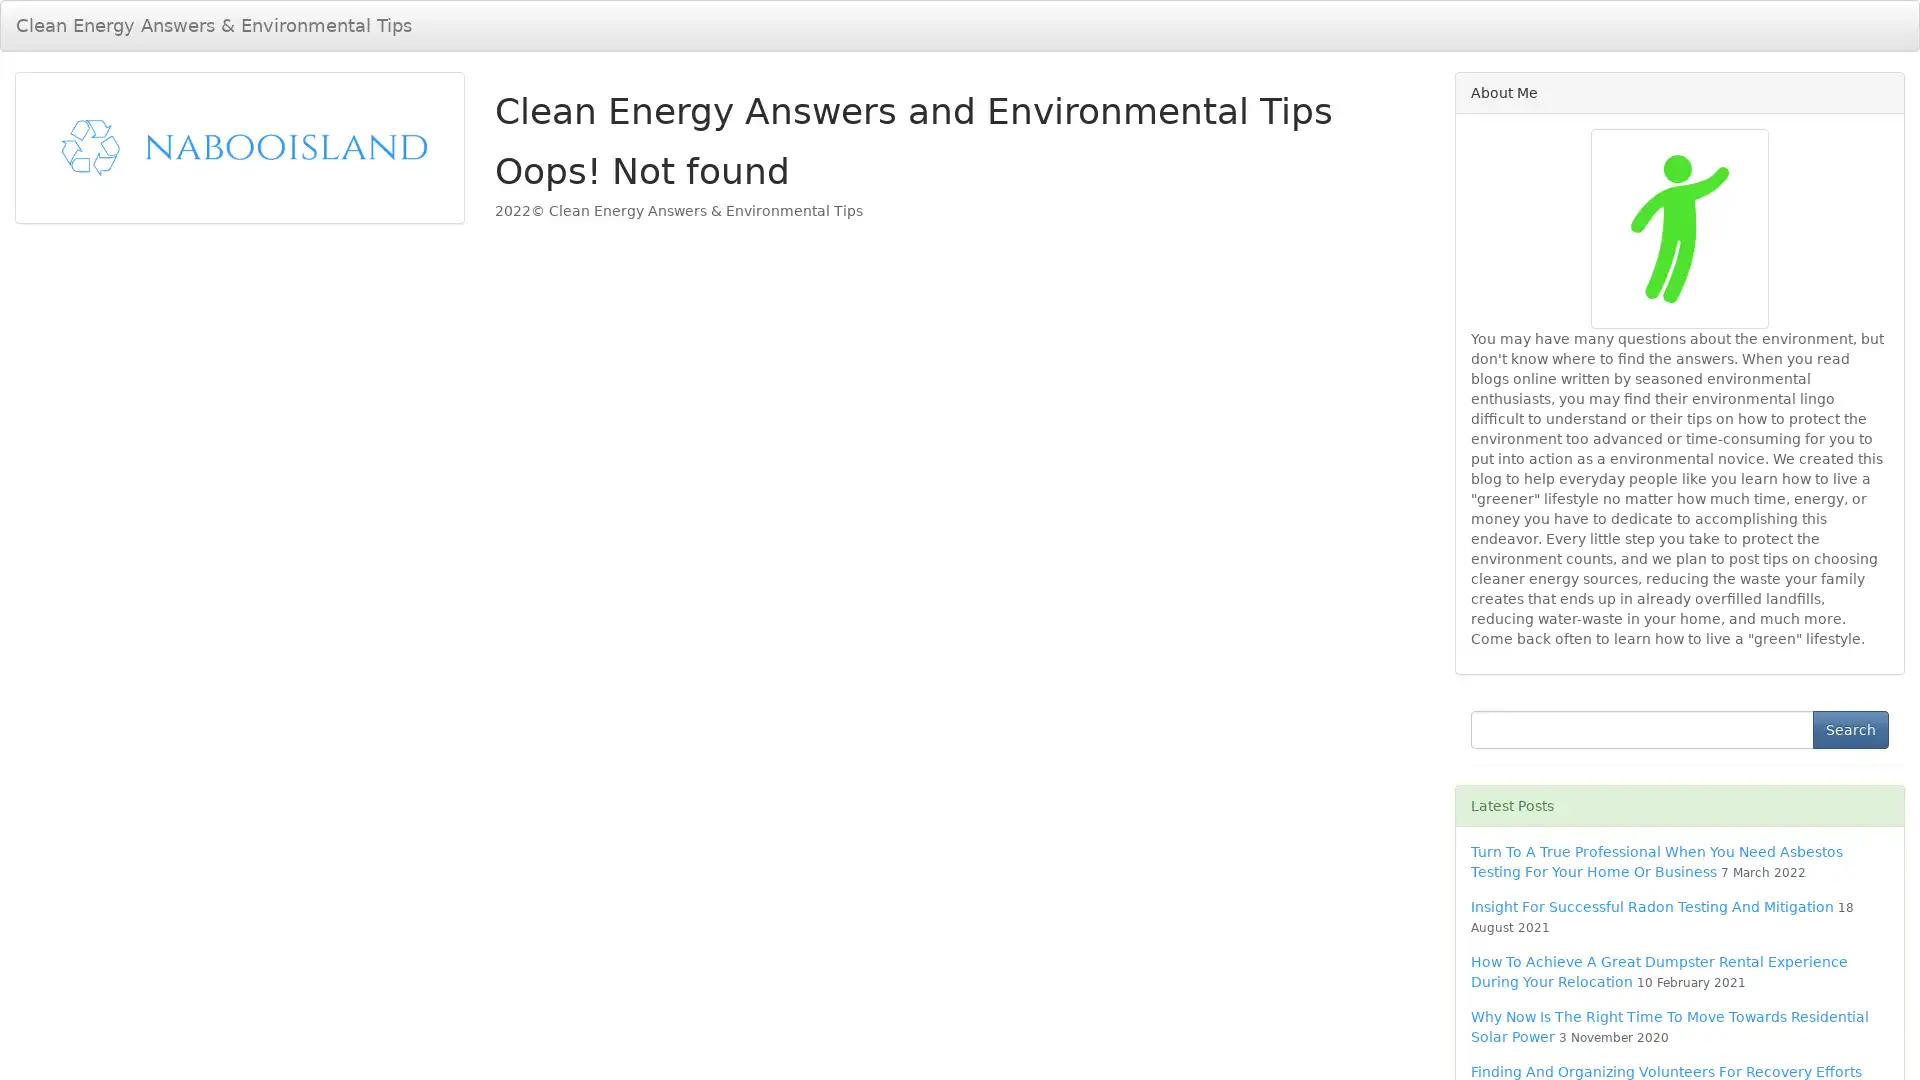 This screenshot has height=1080, width=1920. I want to click on Search, so click(1850, 729).